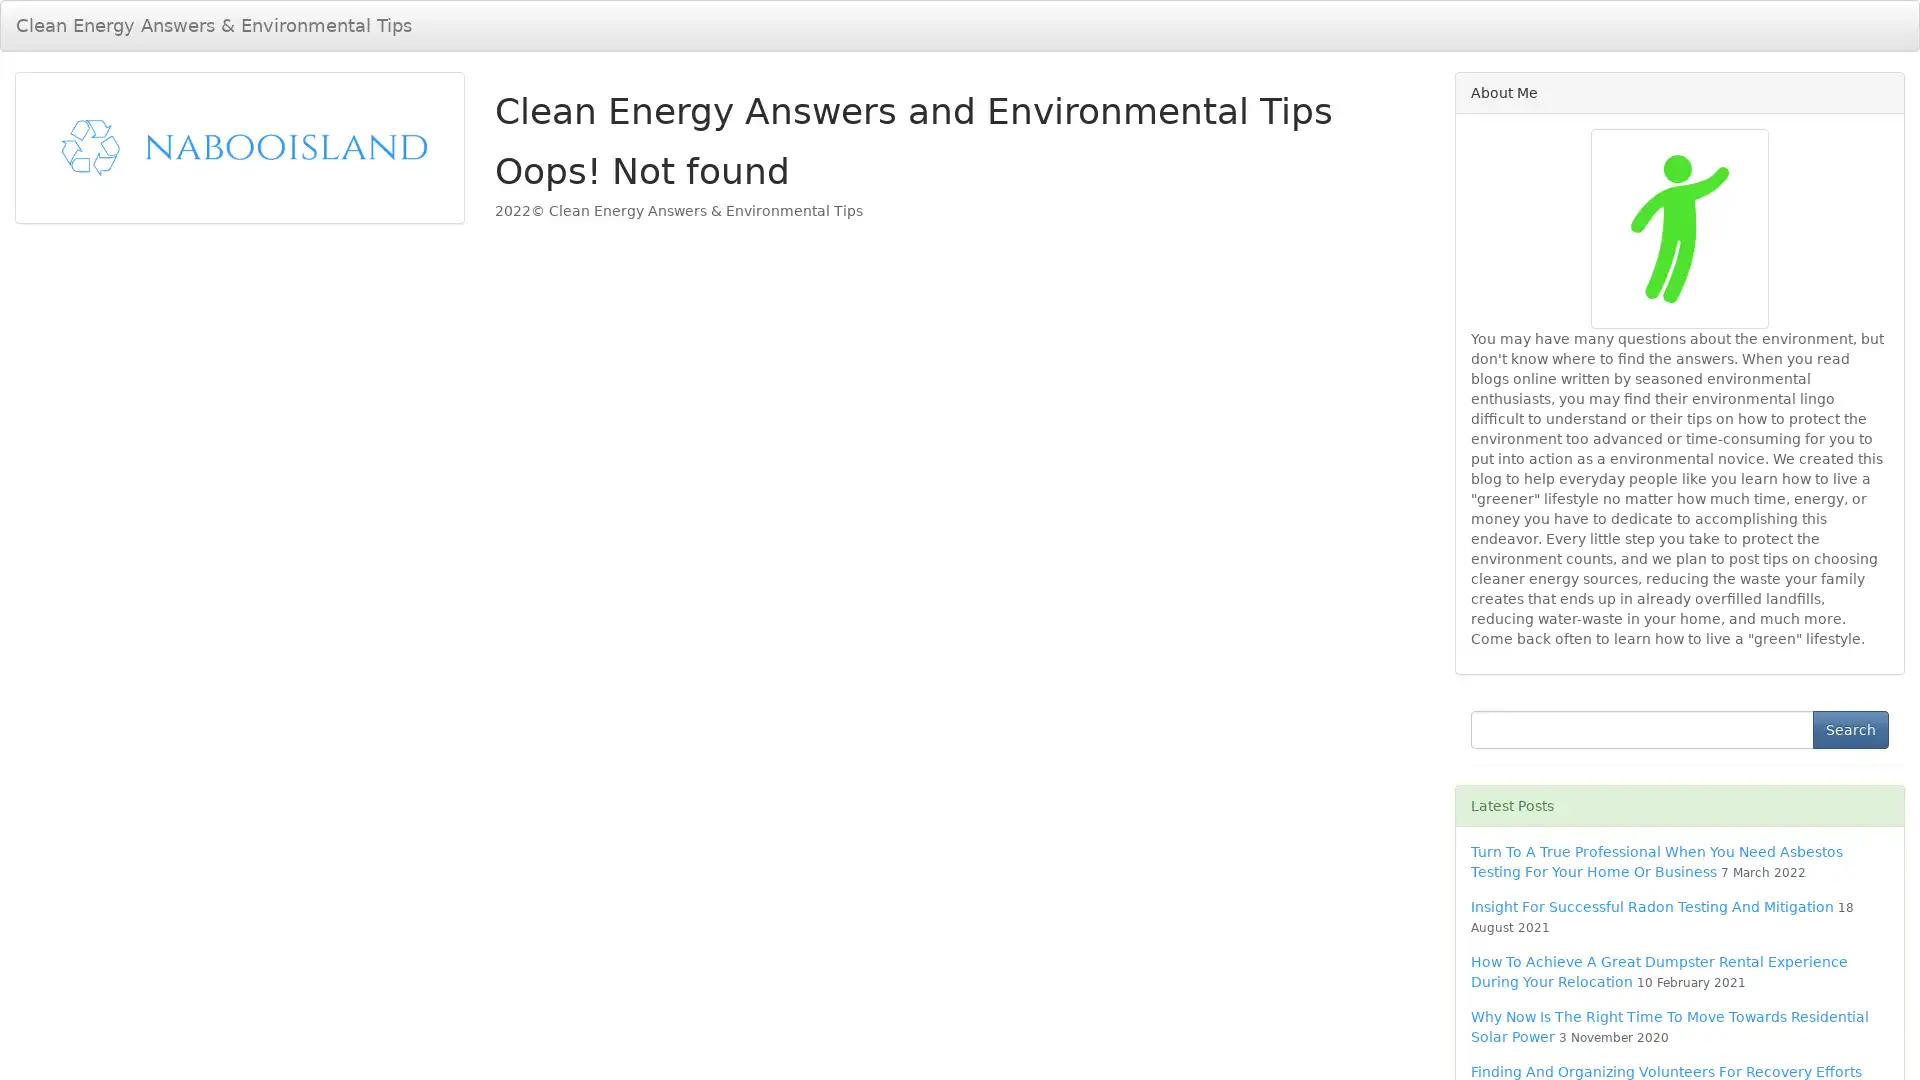 This screenshot has height=1080, width=1920. I want to click on Search, so click(1850, 729).